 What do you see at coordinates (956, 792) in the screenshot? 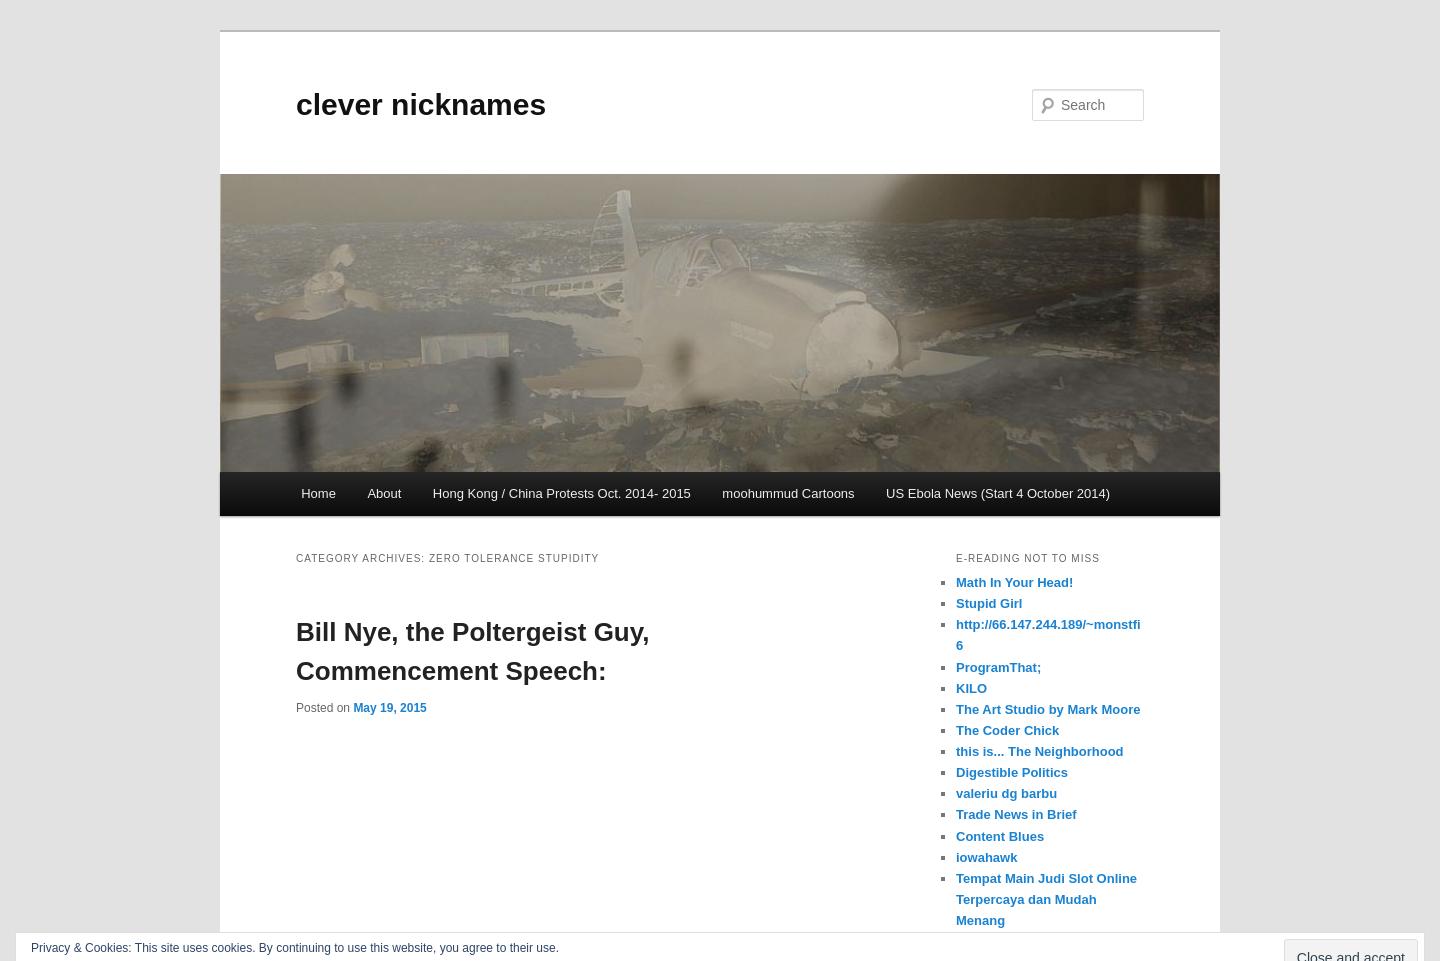
I see `'valeriu dg barbu'` at bounding box center [956, 792].